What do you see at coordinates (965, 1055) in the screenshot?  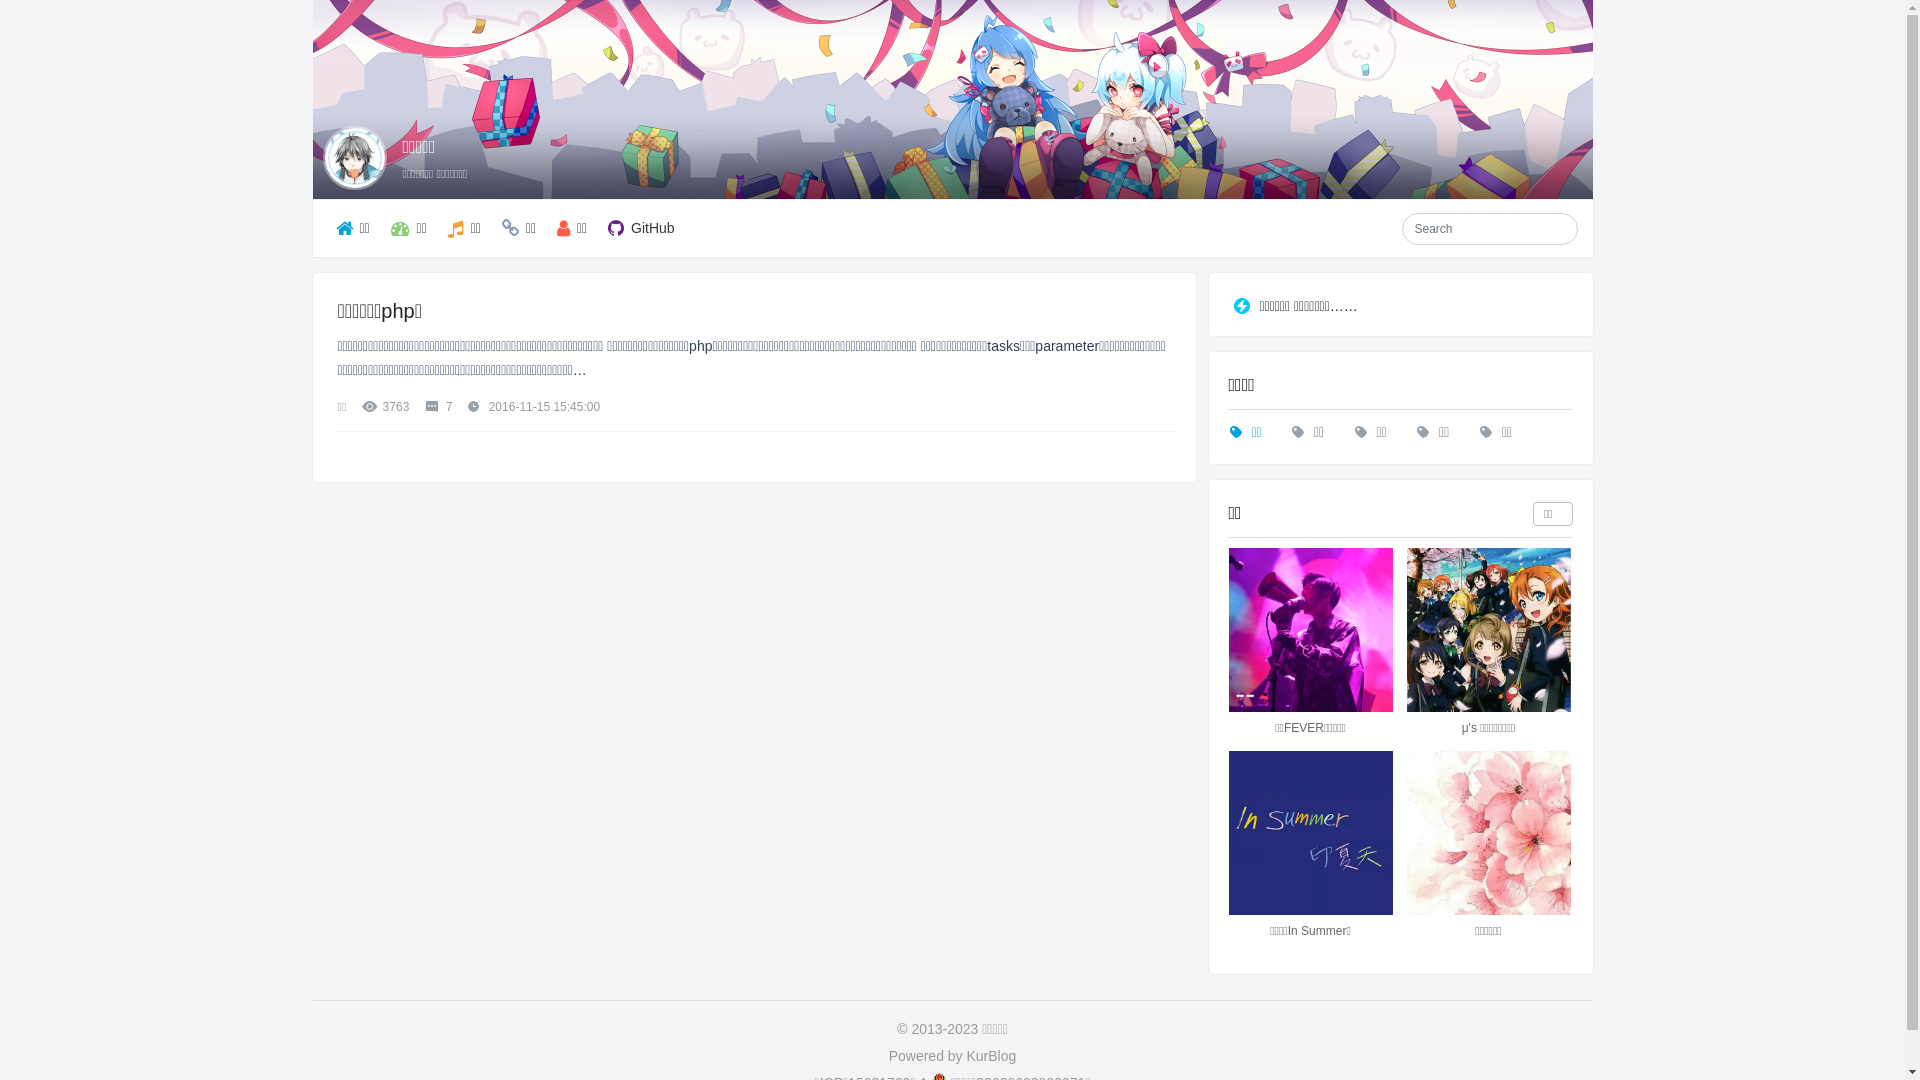 I see `'KurBlog'` at bounding box center [965, 1055].